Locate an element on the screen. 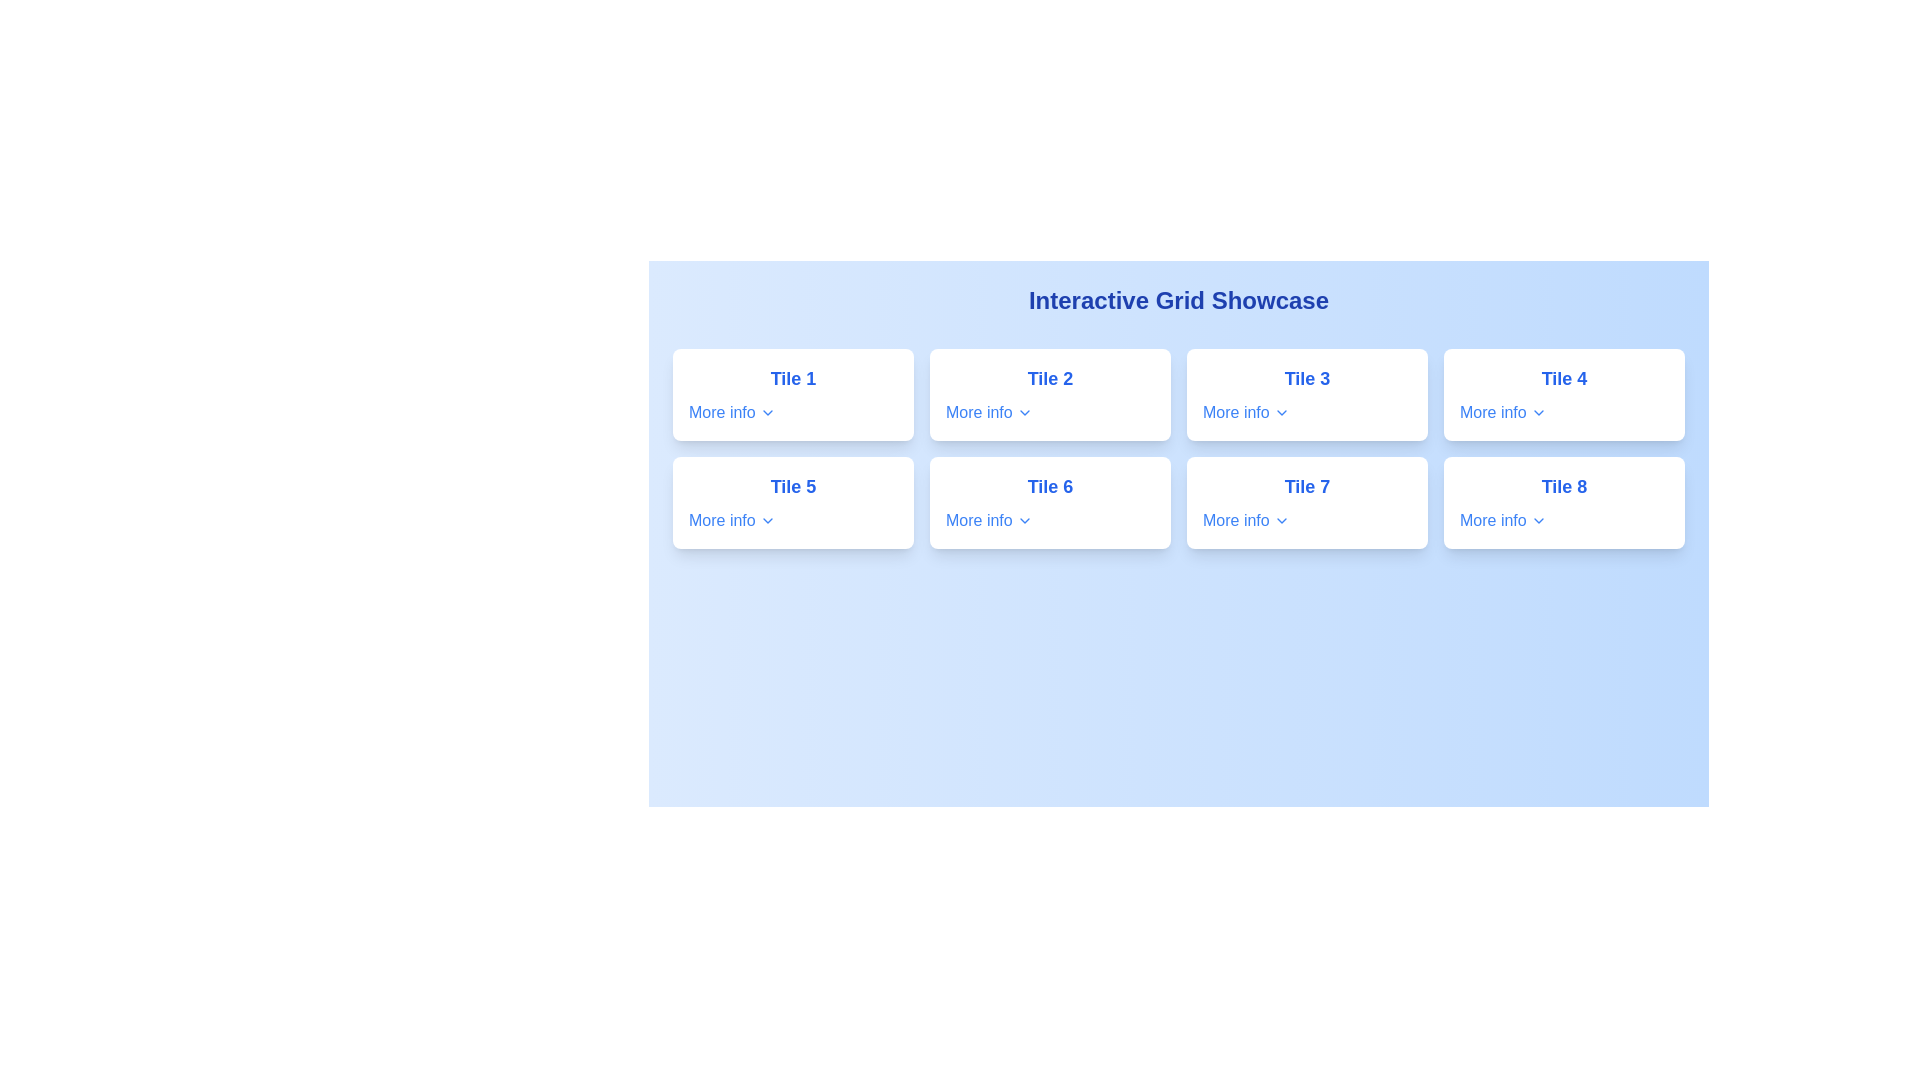  the chevron icon located on the 'More info' button within the 'Tile 5' section is located at coordinates (766, 519).